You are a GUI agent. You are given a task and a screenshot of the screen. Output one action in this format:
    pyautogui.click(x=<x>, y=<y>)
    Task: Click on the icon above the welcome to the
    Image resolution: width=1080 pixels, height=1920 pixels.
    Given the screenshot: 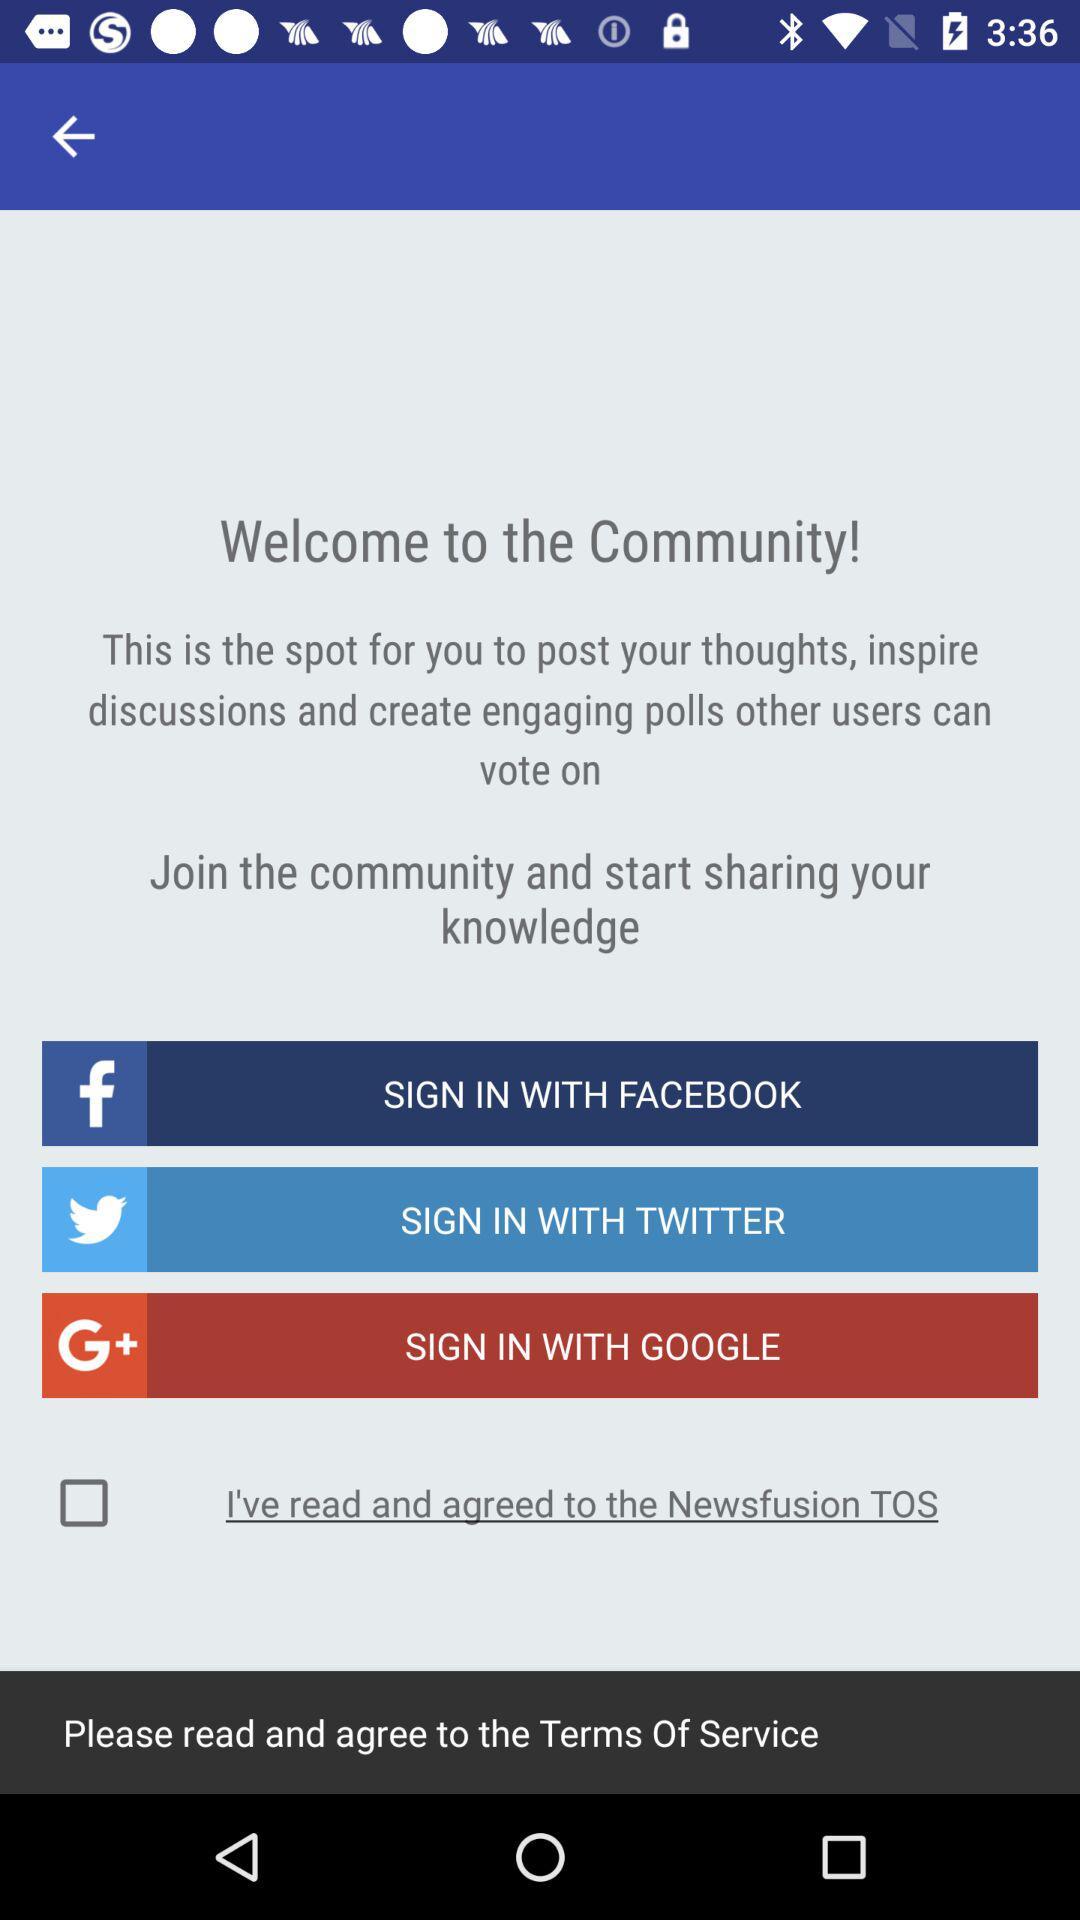 What is the action you would take?
    pyautogui.click(x=72, y=135)
    